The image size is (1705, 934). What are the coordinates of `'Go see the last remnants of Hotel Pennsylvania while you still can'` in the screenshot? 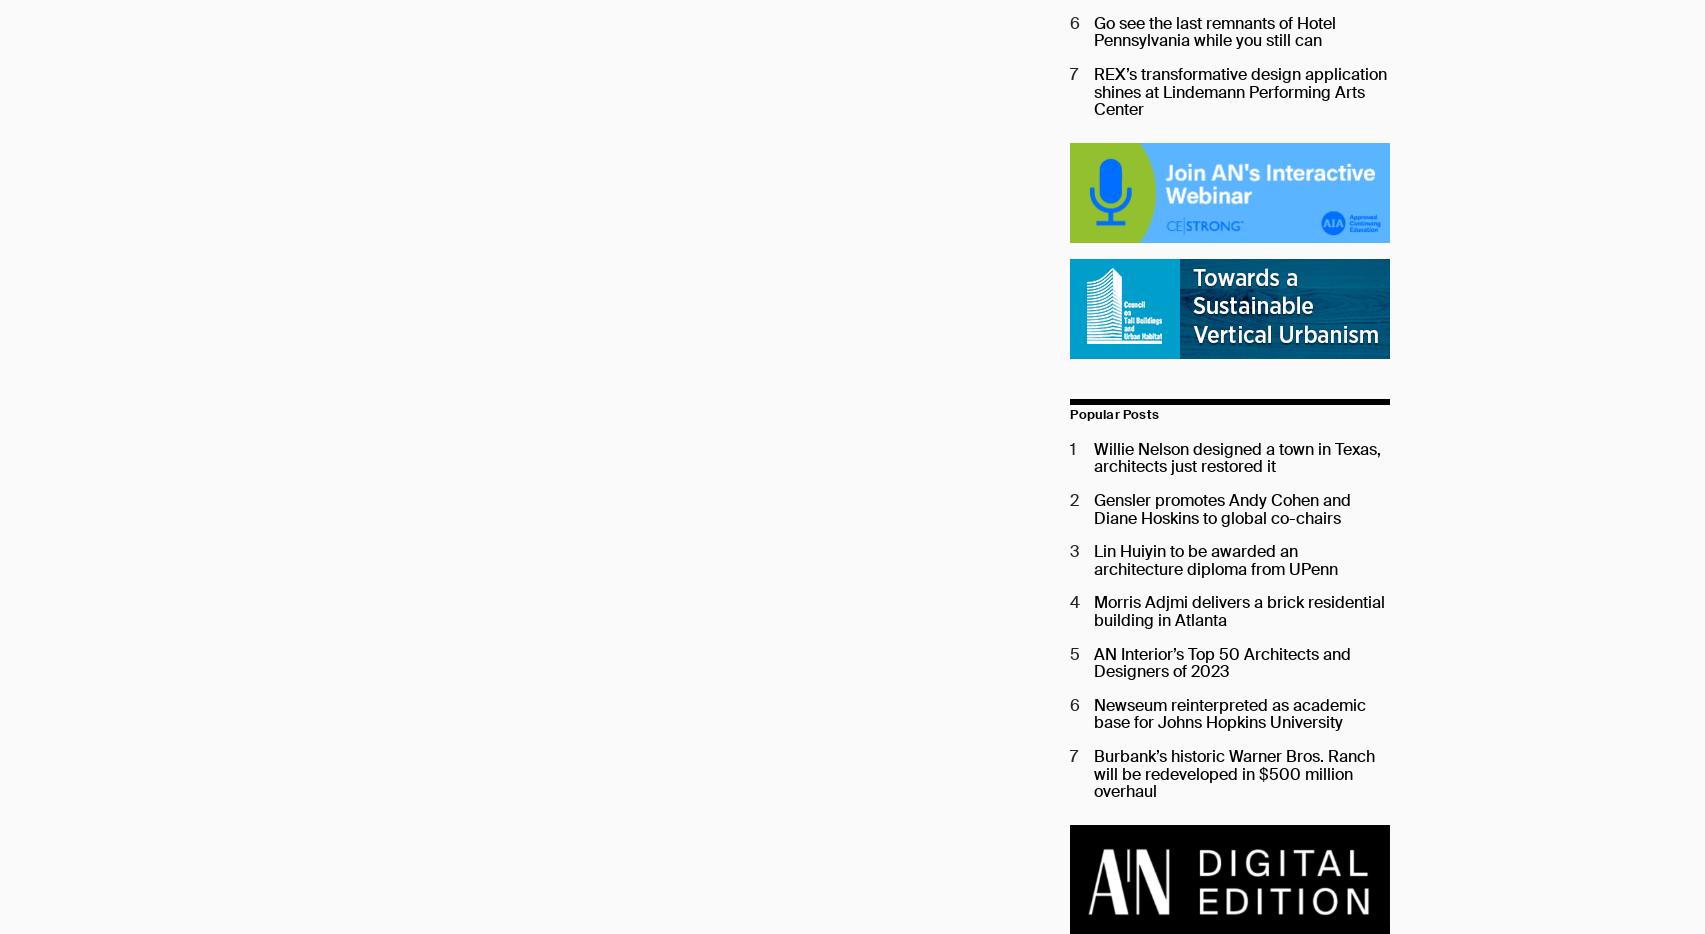 It's located at (1092, 30).